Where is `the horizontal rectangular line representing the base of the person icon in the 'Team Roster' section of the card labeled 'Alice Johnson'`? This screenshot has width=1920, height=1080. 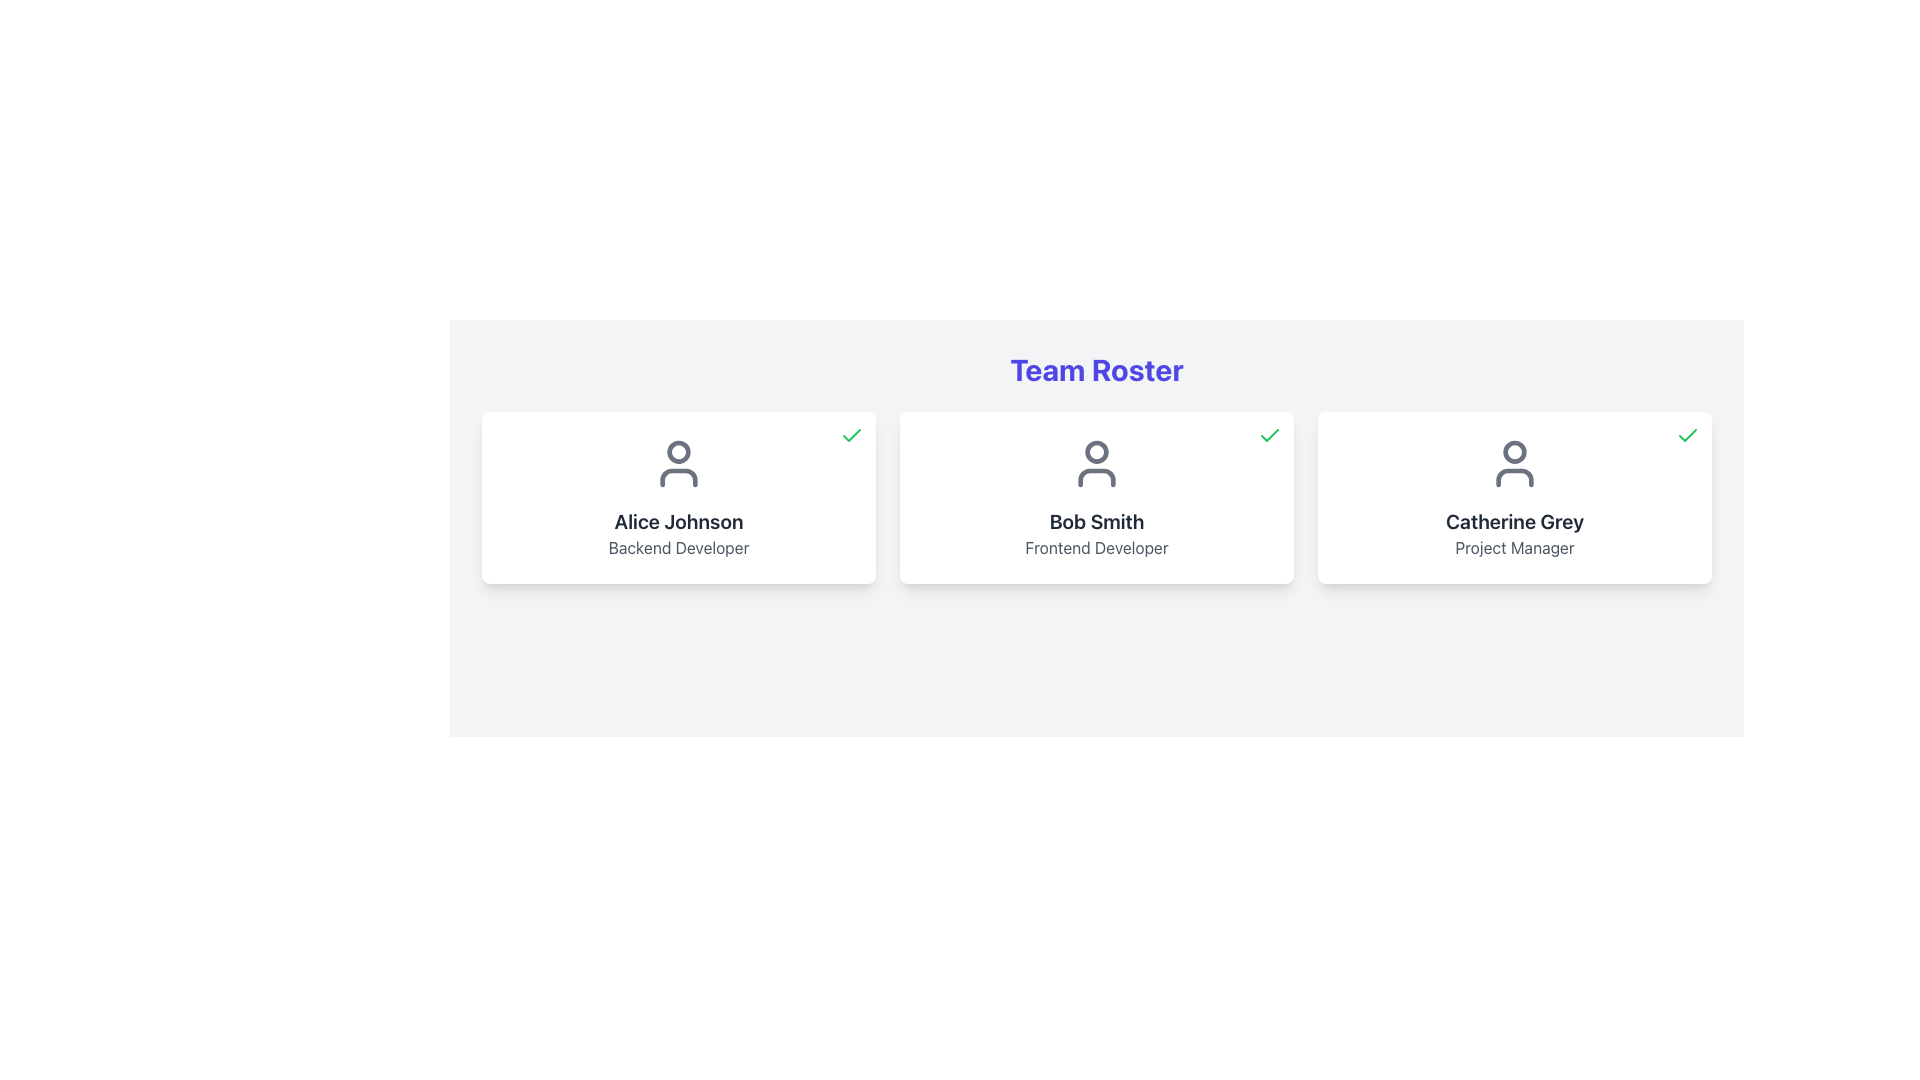 the horizontal rectangular line representing the base of the person icon in the 'Team Roster' section of the card labeled 'Alice Johnson' is located at coordinates (678, 478).